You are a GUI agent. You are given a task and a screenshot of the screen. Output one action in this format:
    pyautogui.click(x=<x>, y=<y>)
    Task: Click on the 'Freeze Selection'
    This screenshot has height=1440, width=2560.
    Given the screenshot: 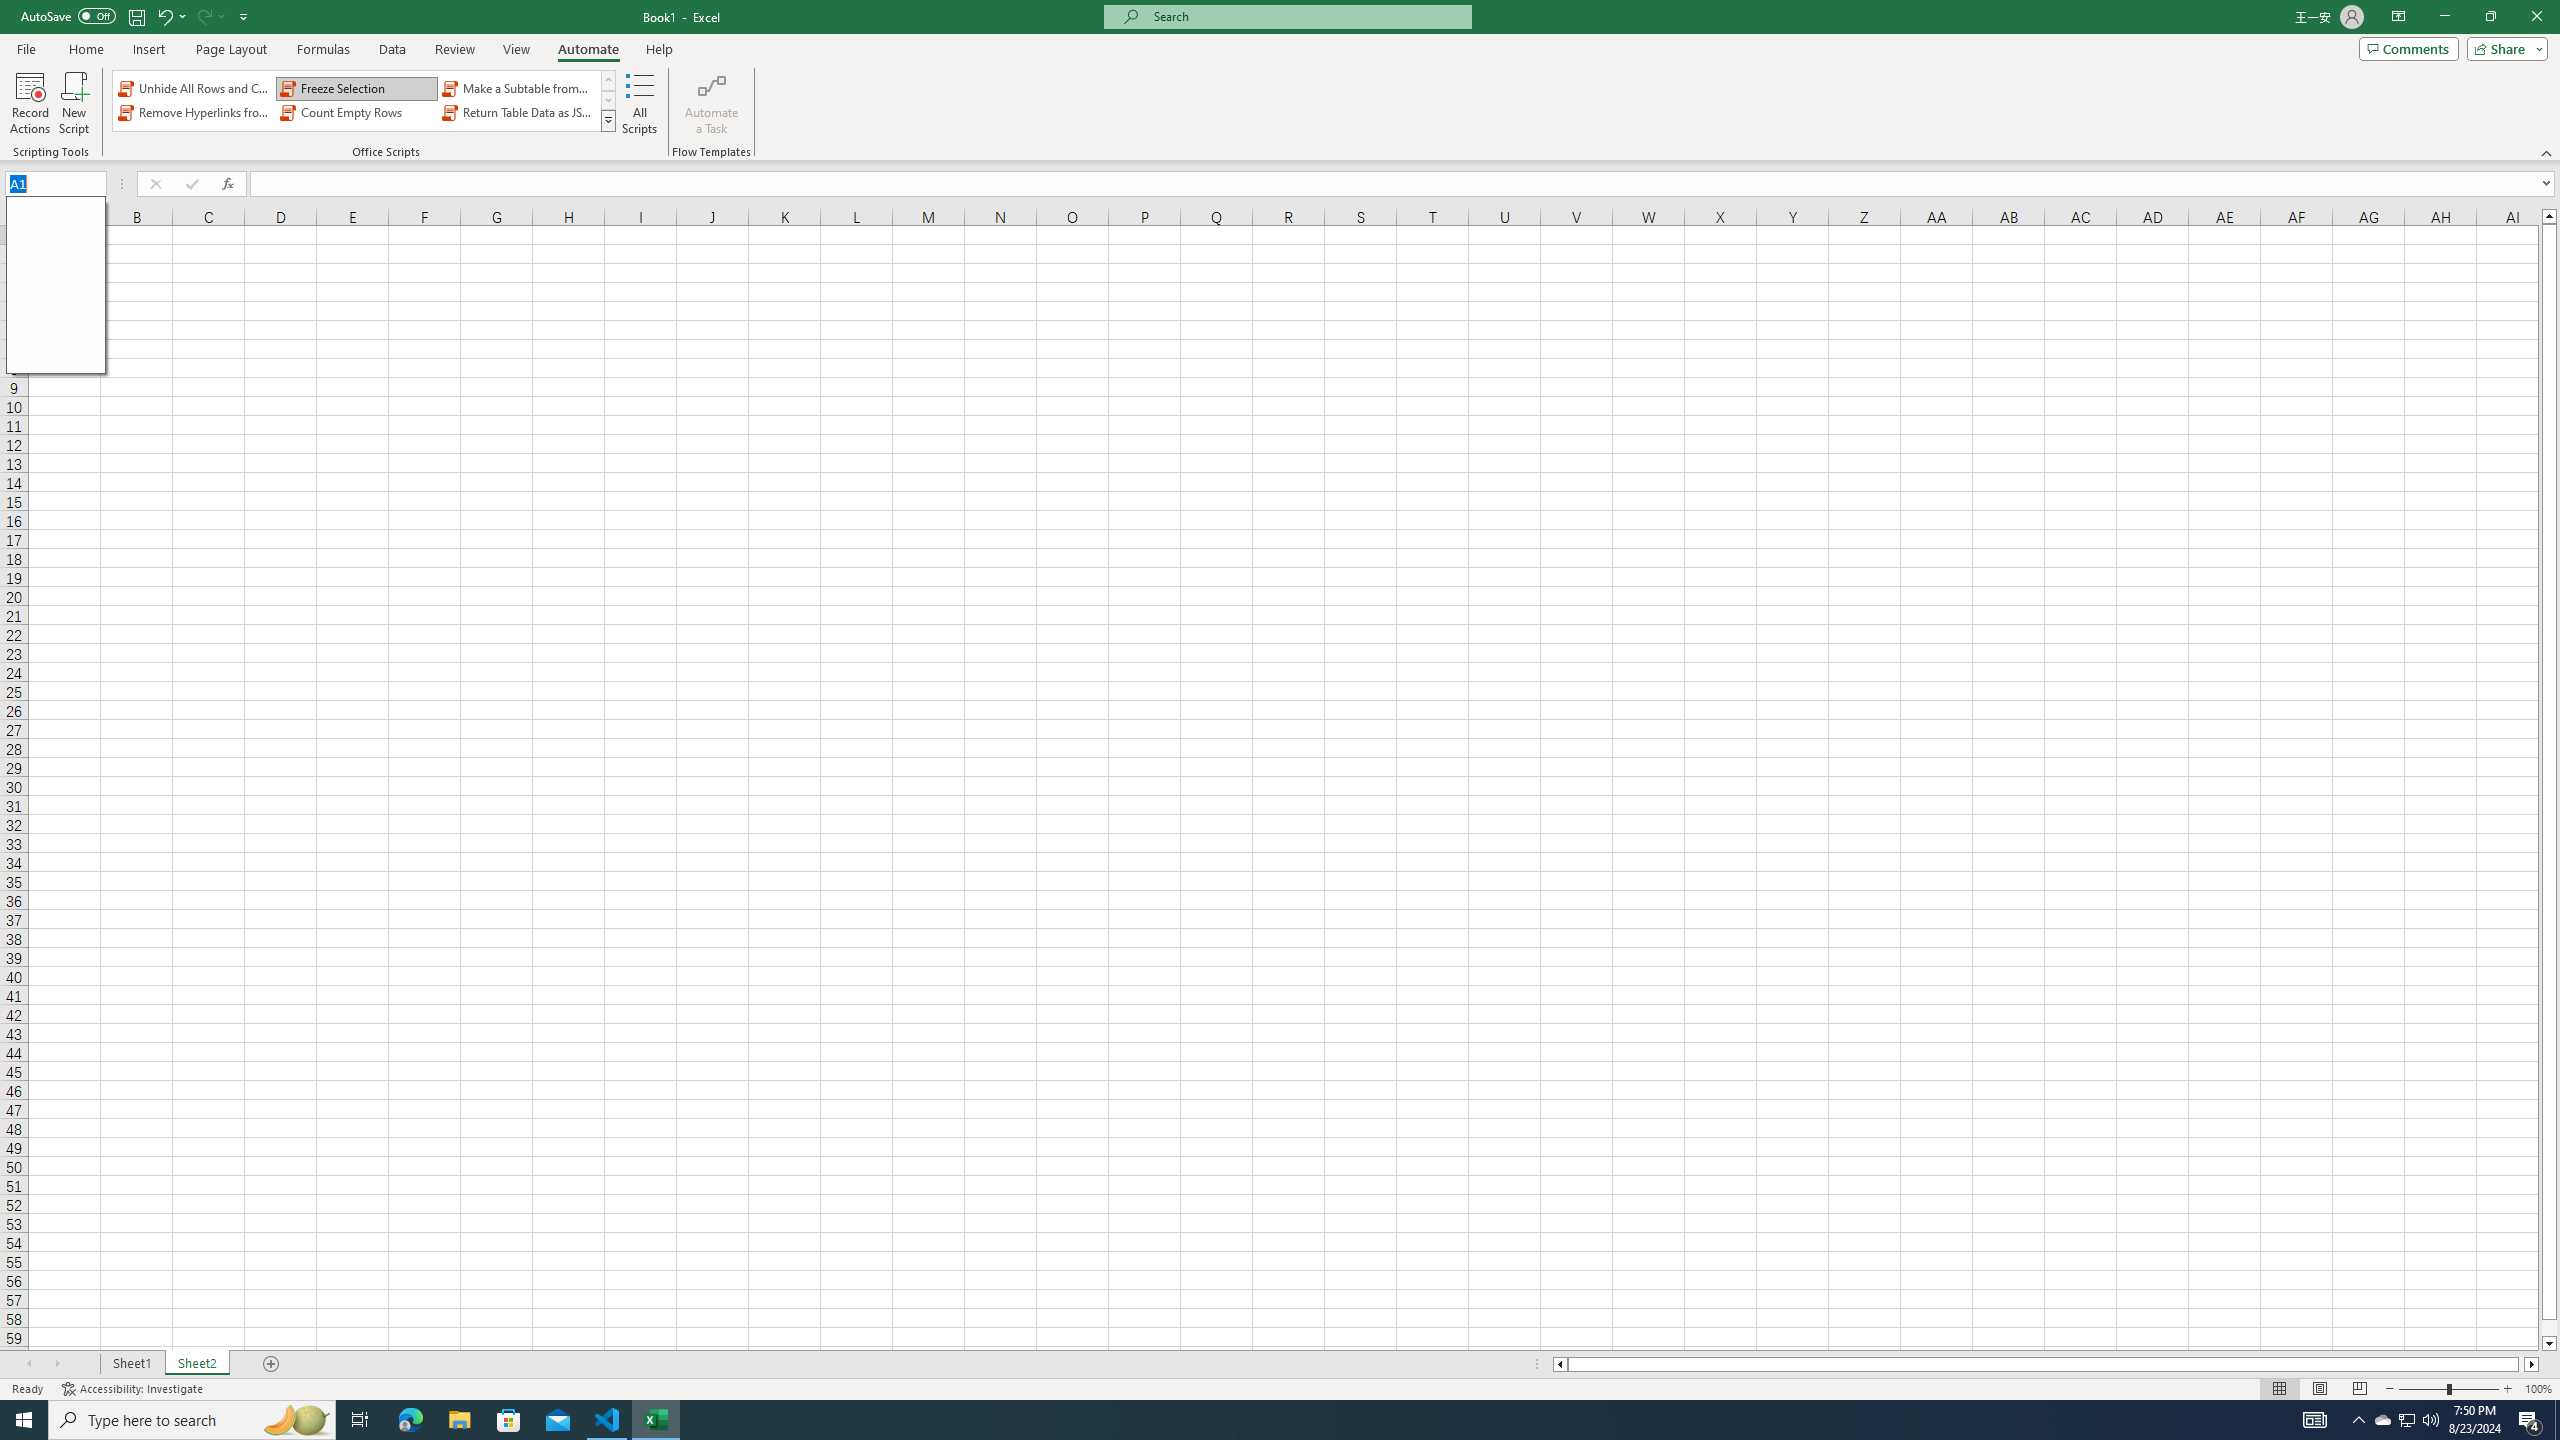 What is the action you would take?
    pyautogui.click(x=356, y=88)
    